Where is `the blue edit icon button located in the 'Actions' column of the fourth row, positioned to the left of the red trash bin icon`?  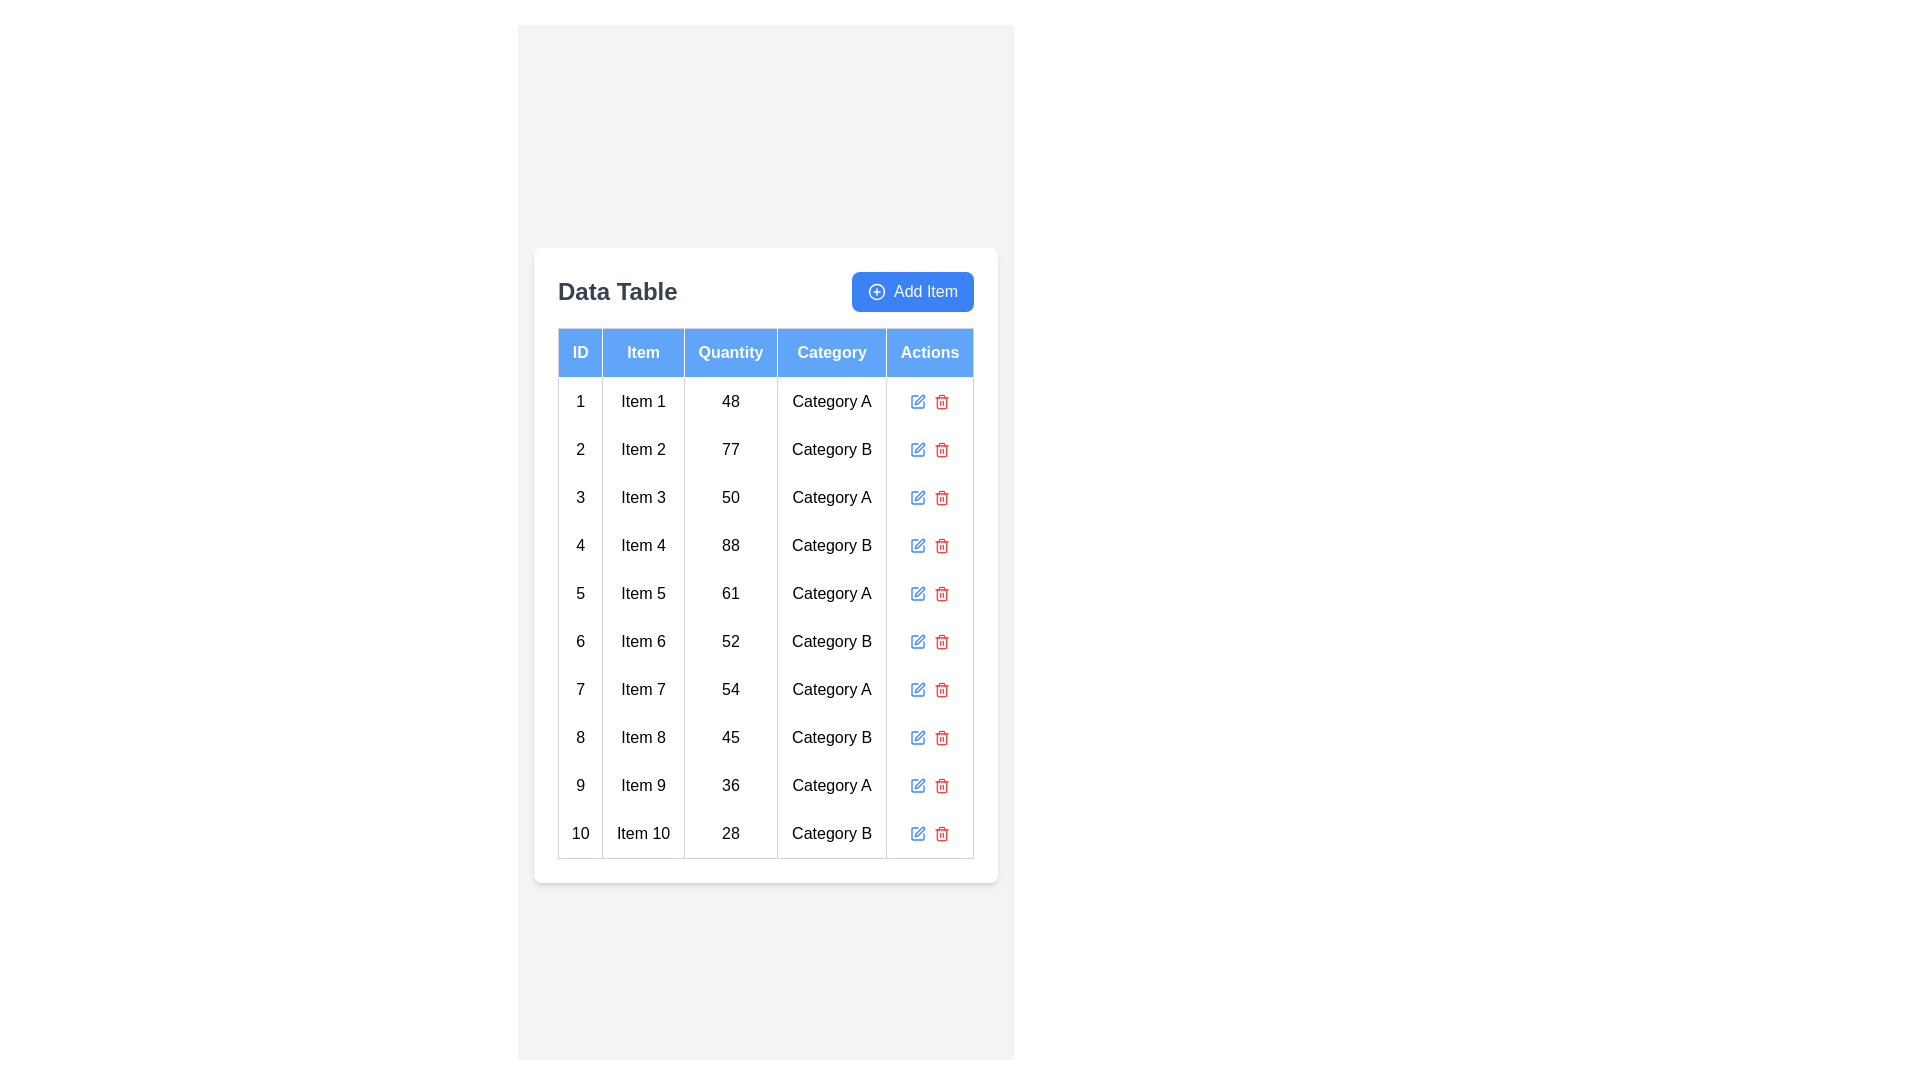 the blue edit icon button located in the 'Actions' column of the fourth row, positioned to the left of the red trash bin icon is located at coordinates (917, 545).